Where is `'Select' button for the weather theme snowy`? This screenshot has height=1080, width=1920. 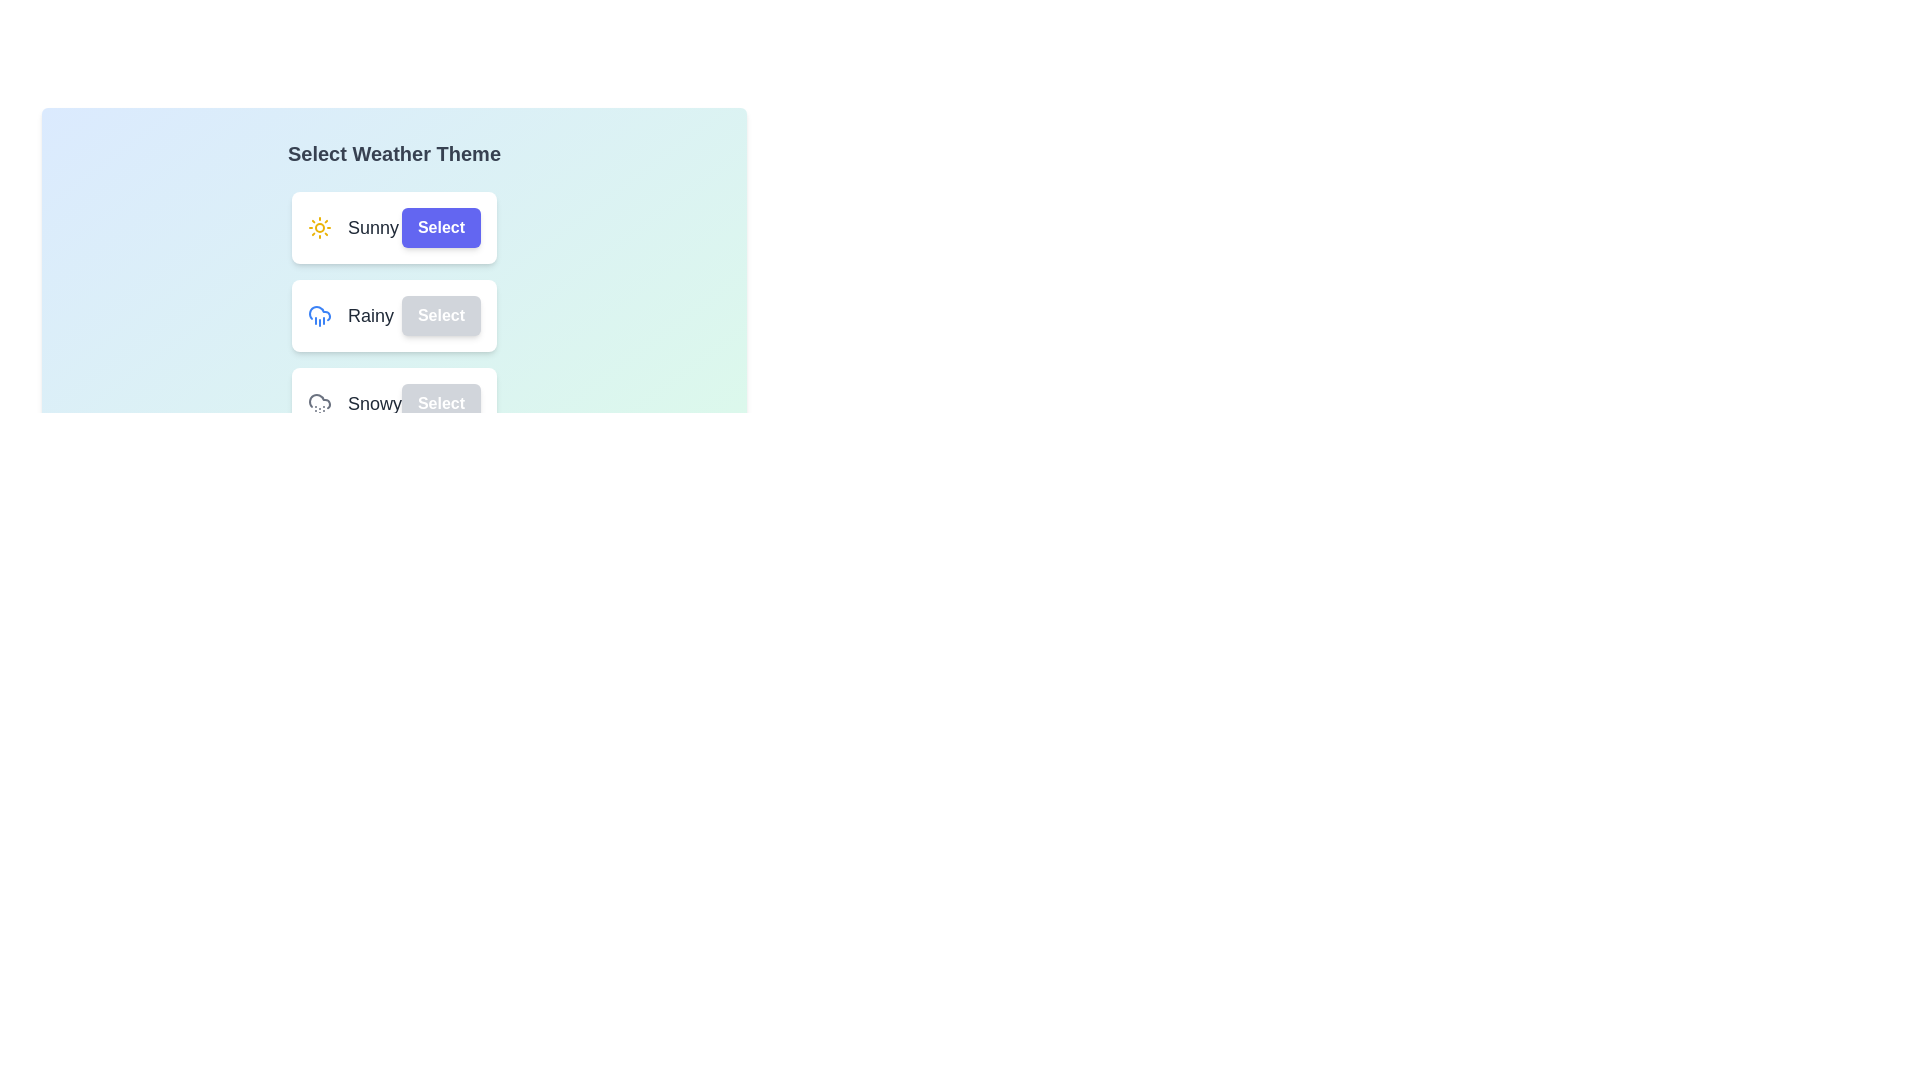
'Select' button for the weather theme snowy is located at coordinates (440, 404).